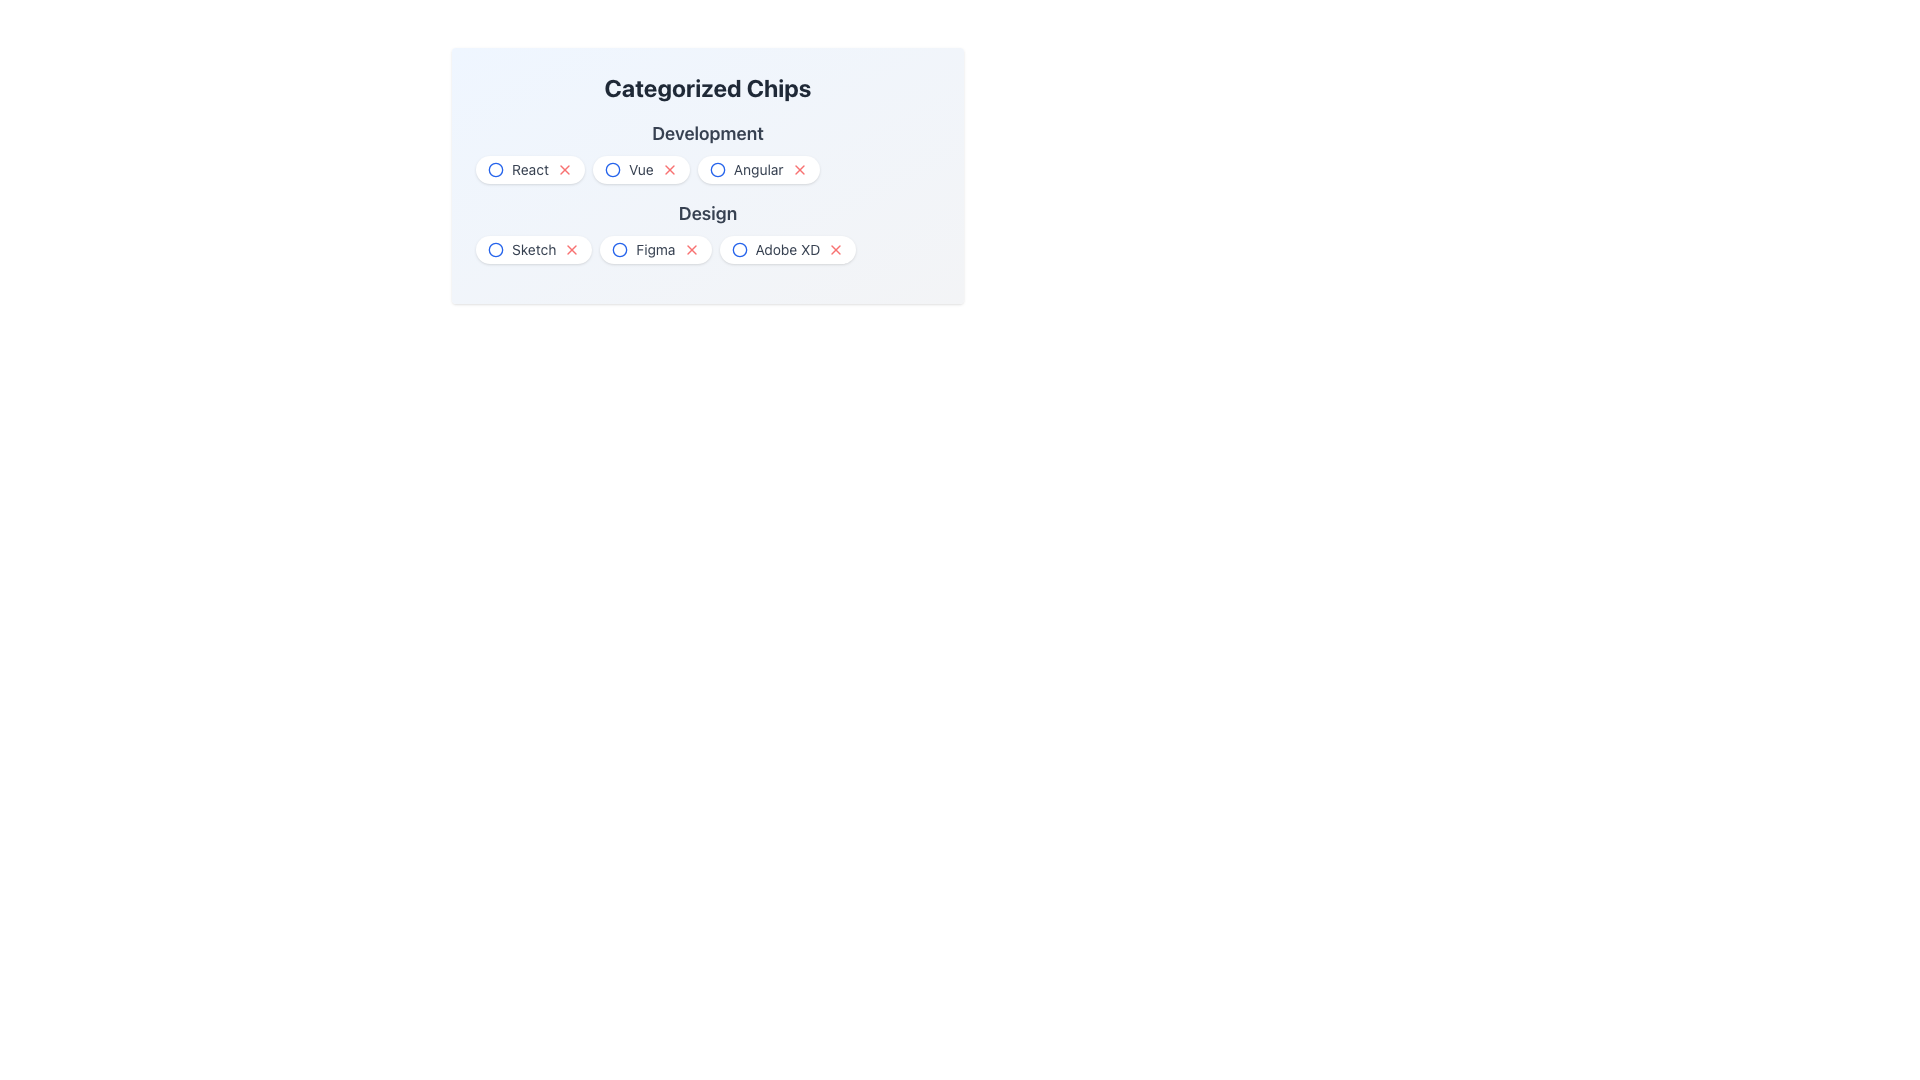 This screenshot has height=1080, width=1920. What do you see at coordinates (691, 249) in the screenshot?
I see `the close or delete button for the 'Figma' chip located at the far right end of the chip in the 'Design' category section` at bounding box center [691, 249].